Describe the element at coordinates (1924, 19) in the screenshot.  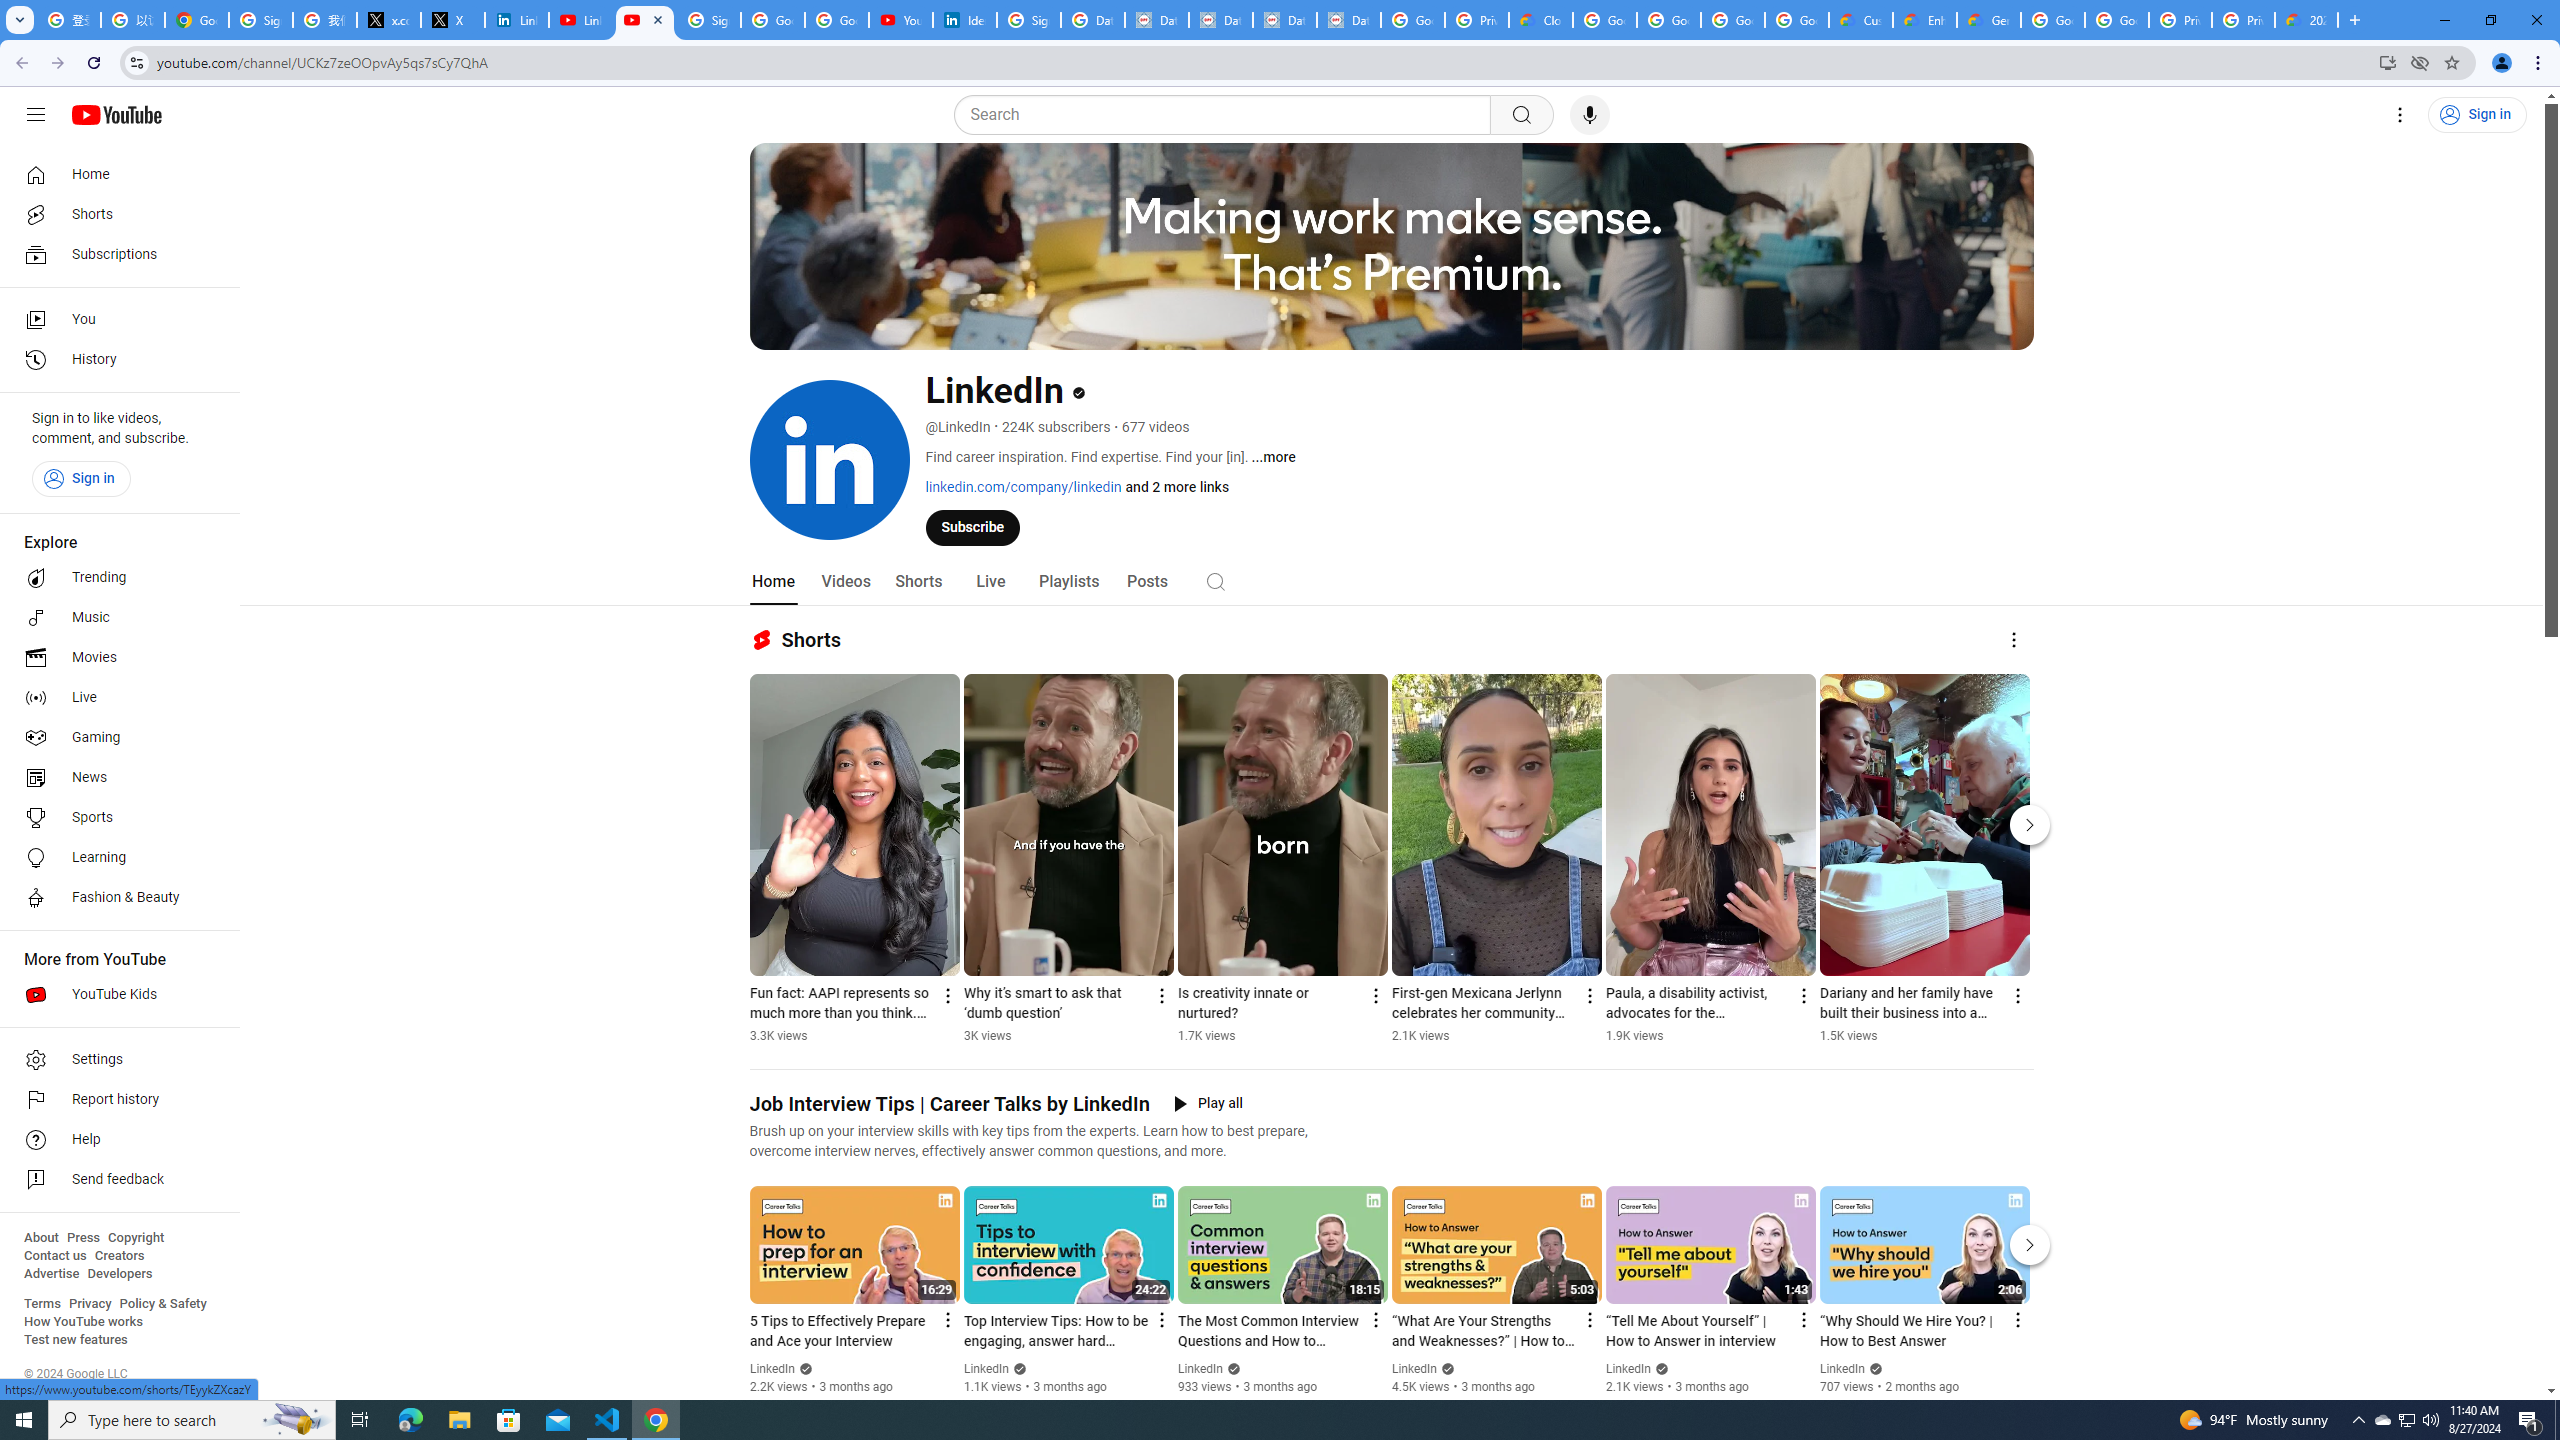
I see `'Enhanced Support | Google Cloud'` at that location.